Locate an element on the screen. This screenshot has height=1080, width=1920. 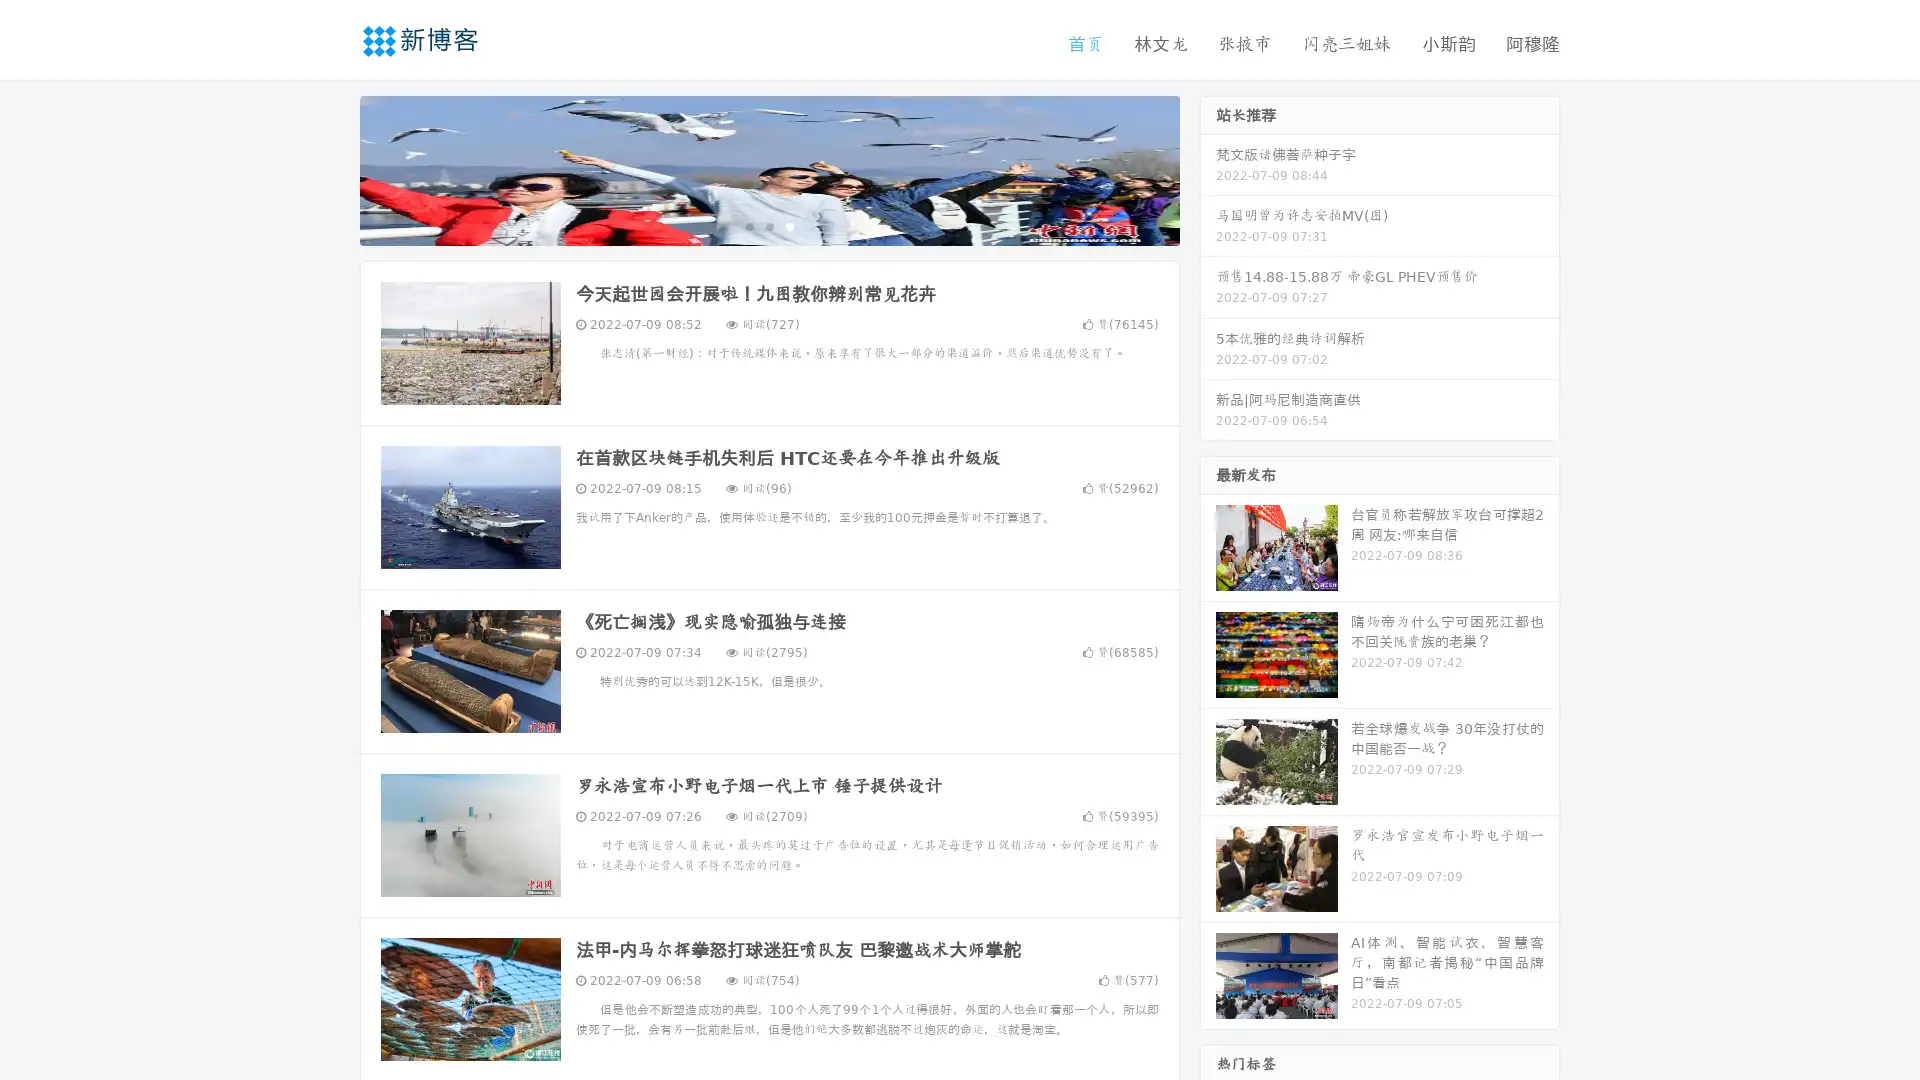
Go to slide 1 is located at coordinates (748, 225).